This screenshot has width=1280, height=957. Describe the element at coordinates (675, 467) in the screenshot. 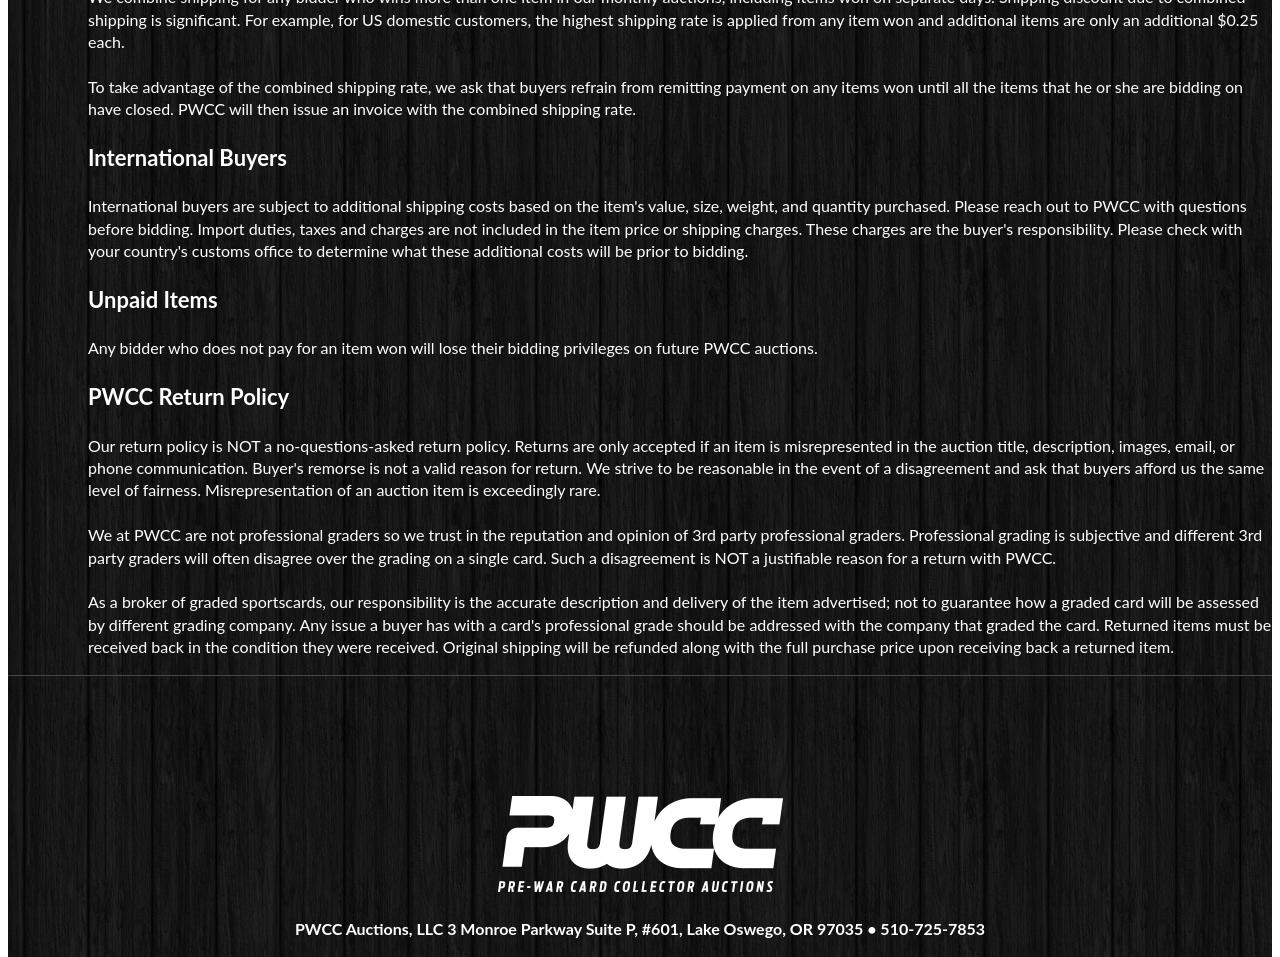

I see `'Our return policy is NOT a no-questions-asked return policy. Returns are only accepted if an item is misrepresented in the auction title, description, images, email, or phone communication. Buyer's remorse is not a valid reason for return. We strive to be reasonable in the event of a disagreement and ask that buyers afford us the same level of fairness. Misrepresentation of an auction item is exceedingly rare.'` at that location.